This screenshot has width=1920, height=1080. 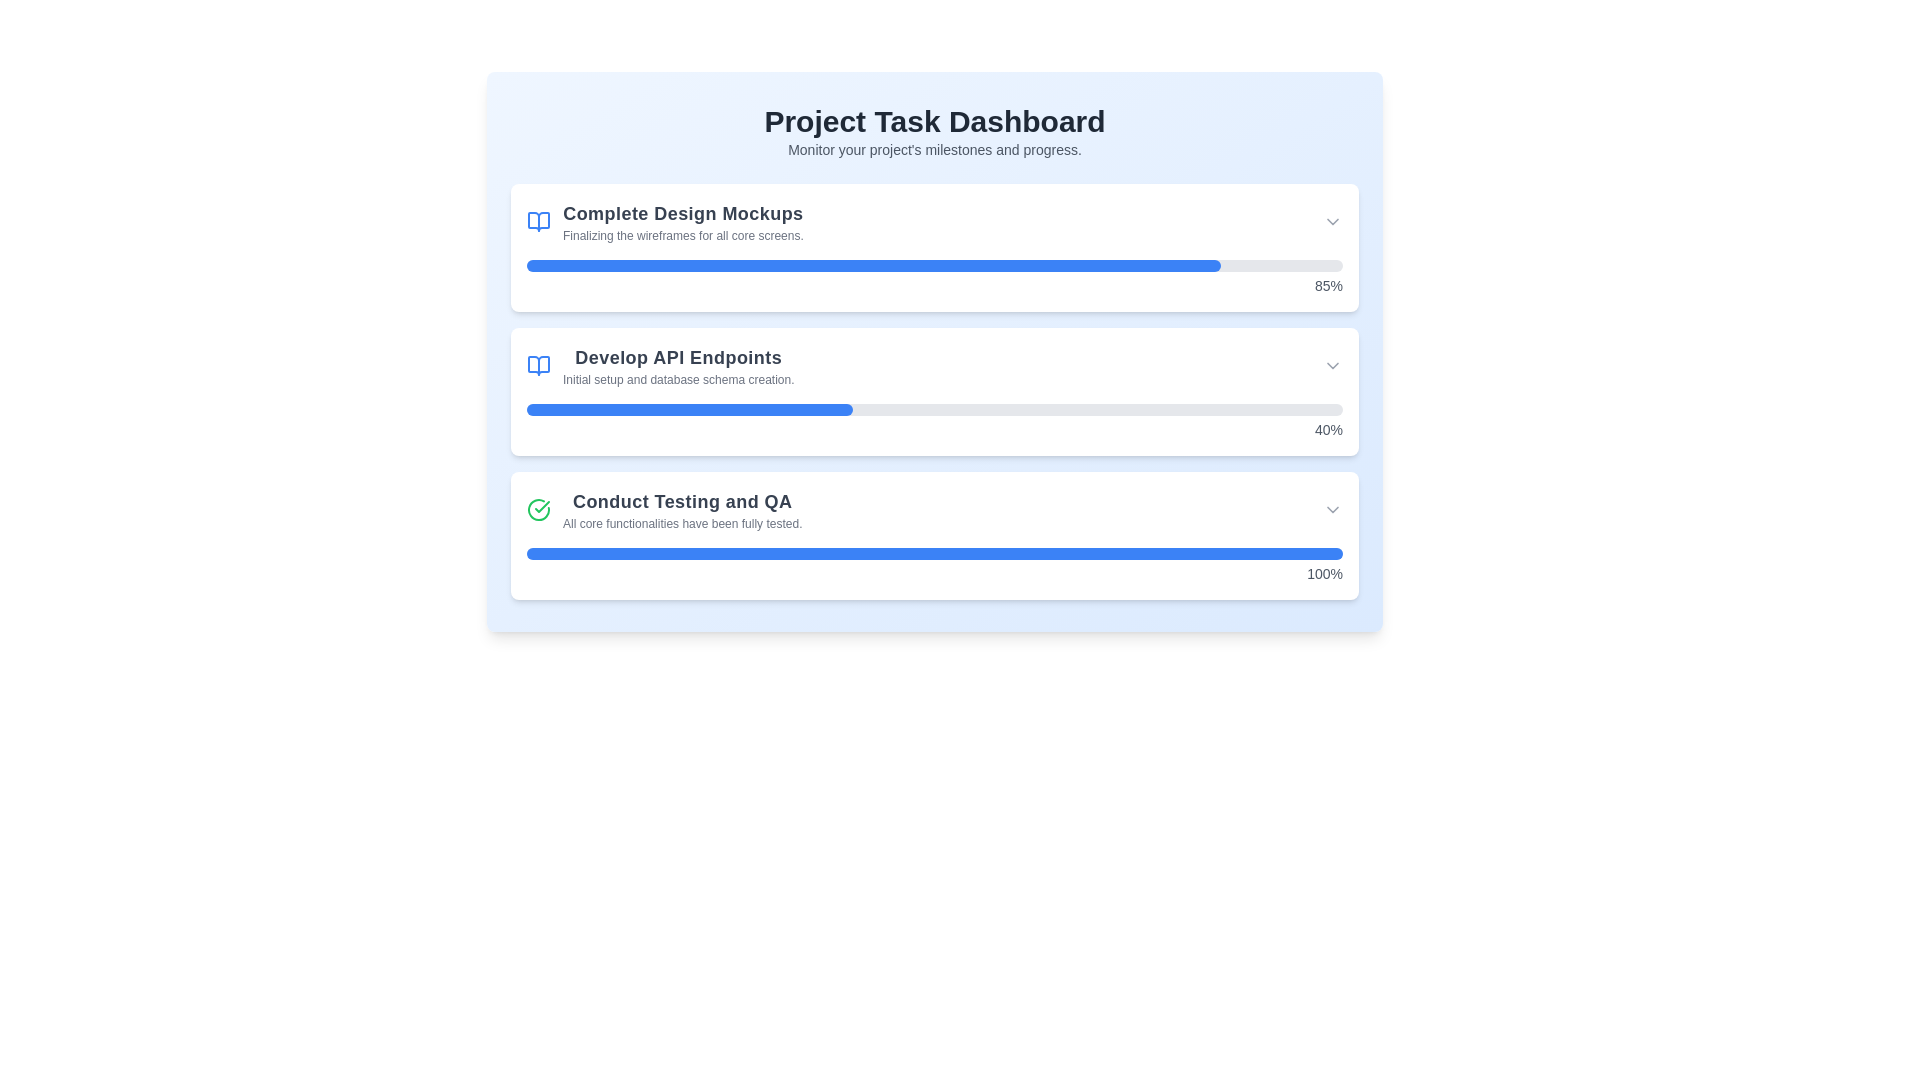 What do you see at coordinates (909, 408) in the screenshot?
I see `progress` at bounding box center [909, 408].